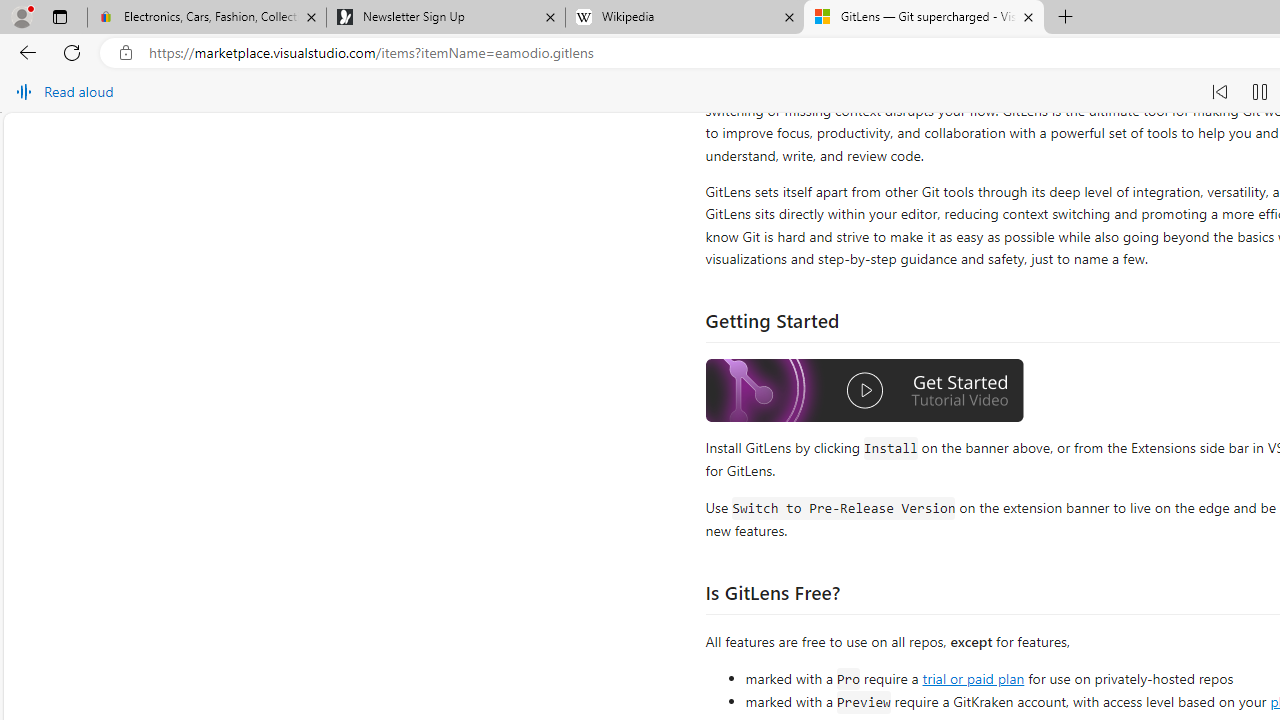  Describe the element at coordinates (1259, 92) in the screenshot. I see `'Pause read aloud (Ctrl+Shift+U)'` at that location.